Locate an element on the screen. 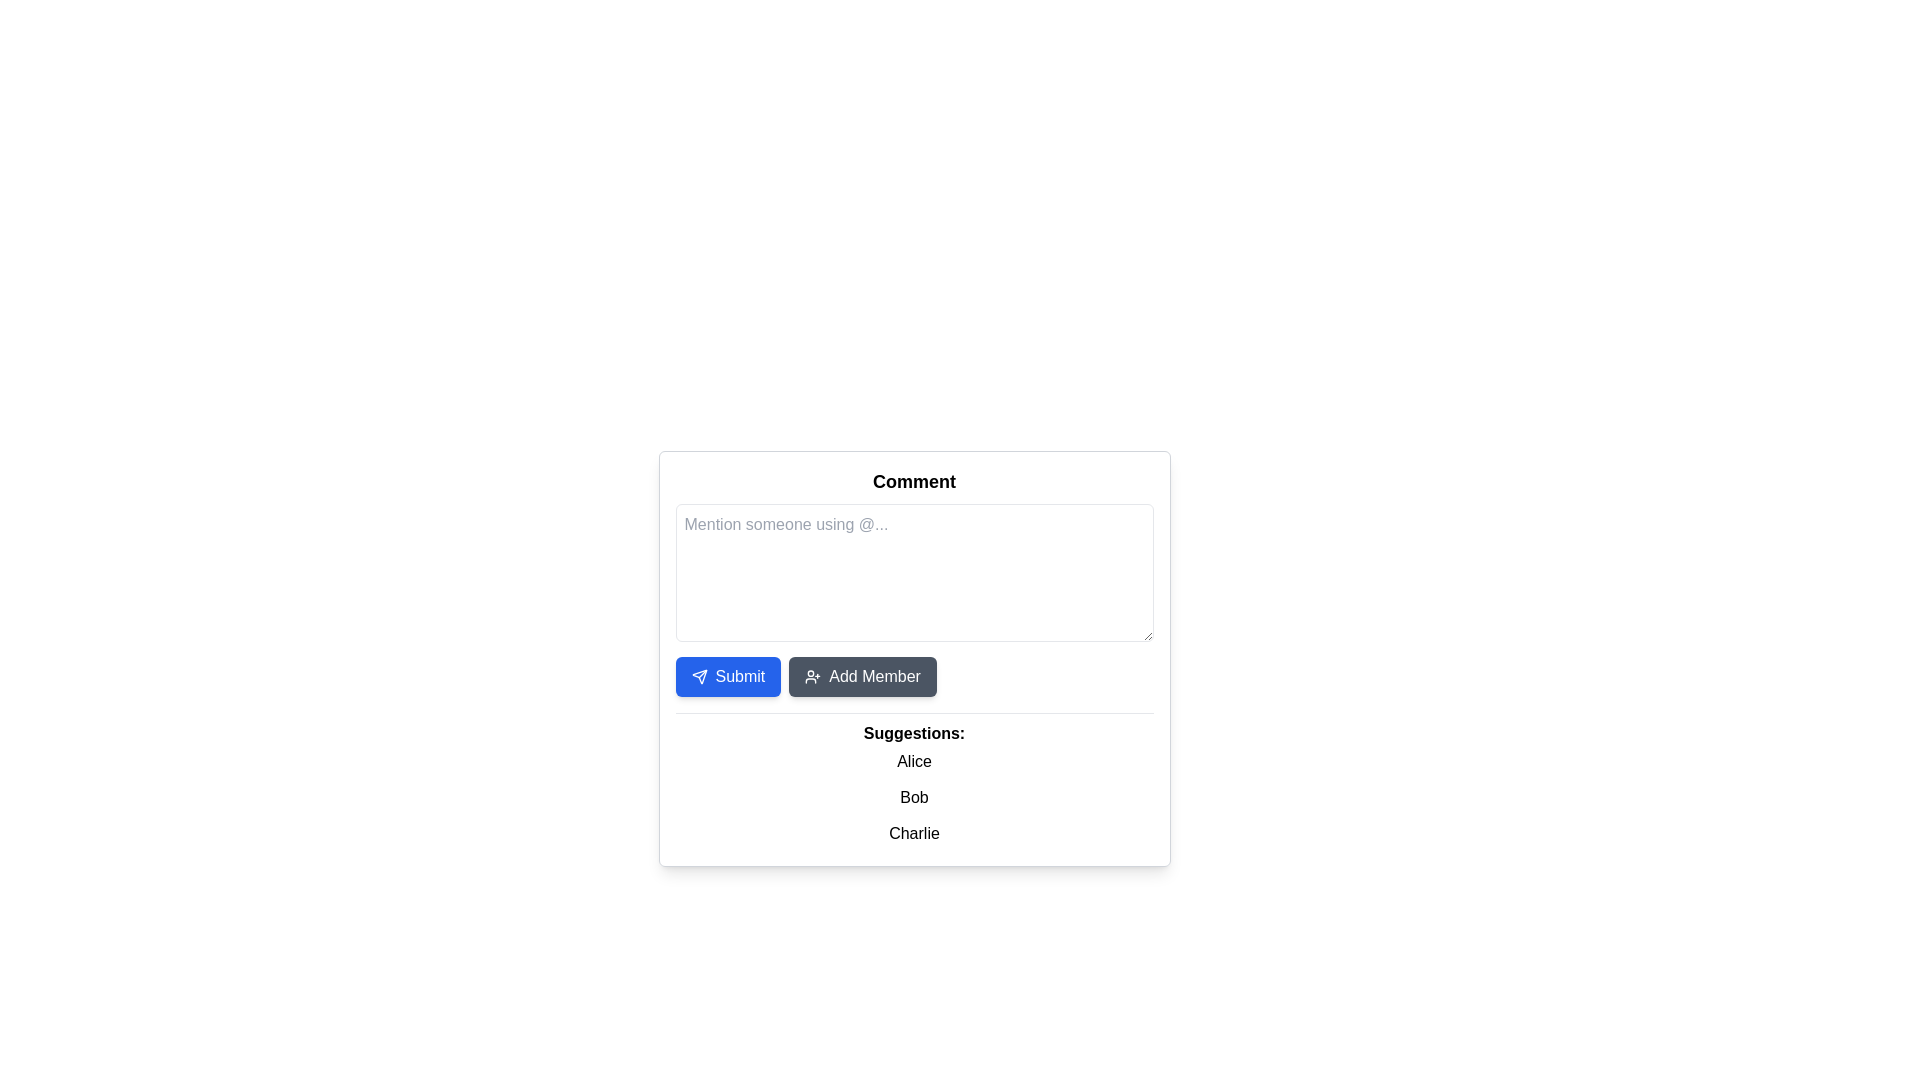  the Text label or heading indicating the purpose of the commenting section is located at coordinates (913, 482).